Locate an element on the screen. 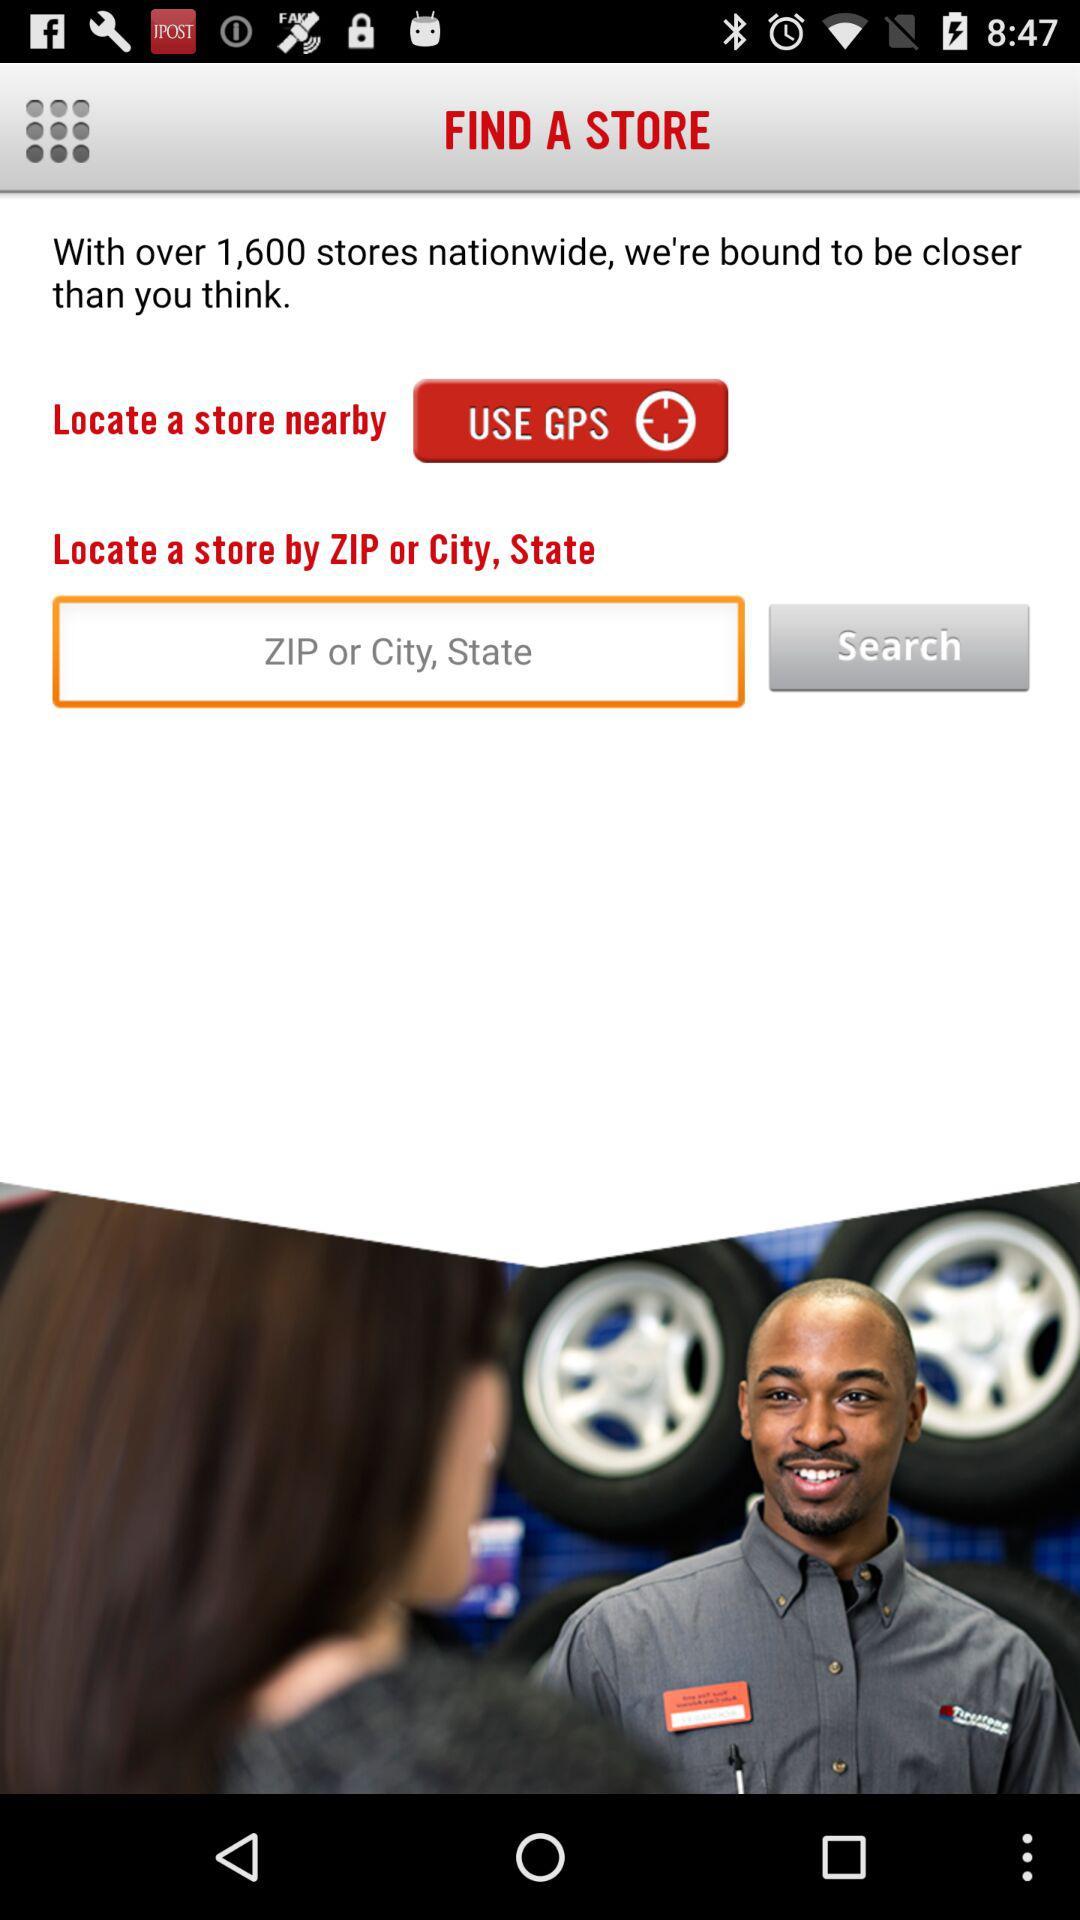  app below the with over 1 app is located at coordinates (898, 648).